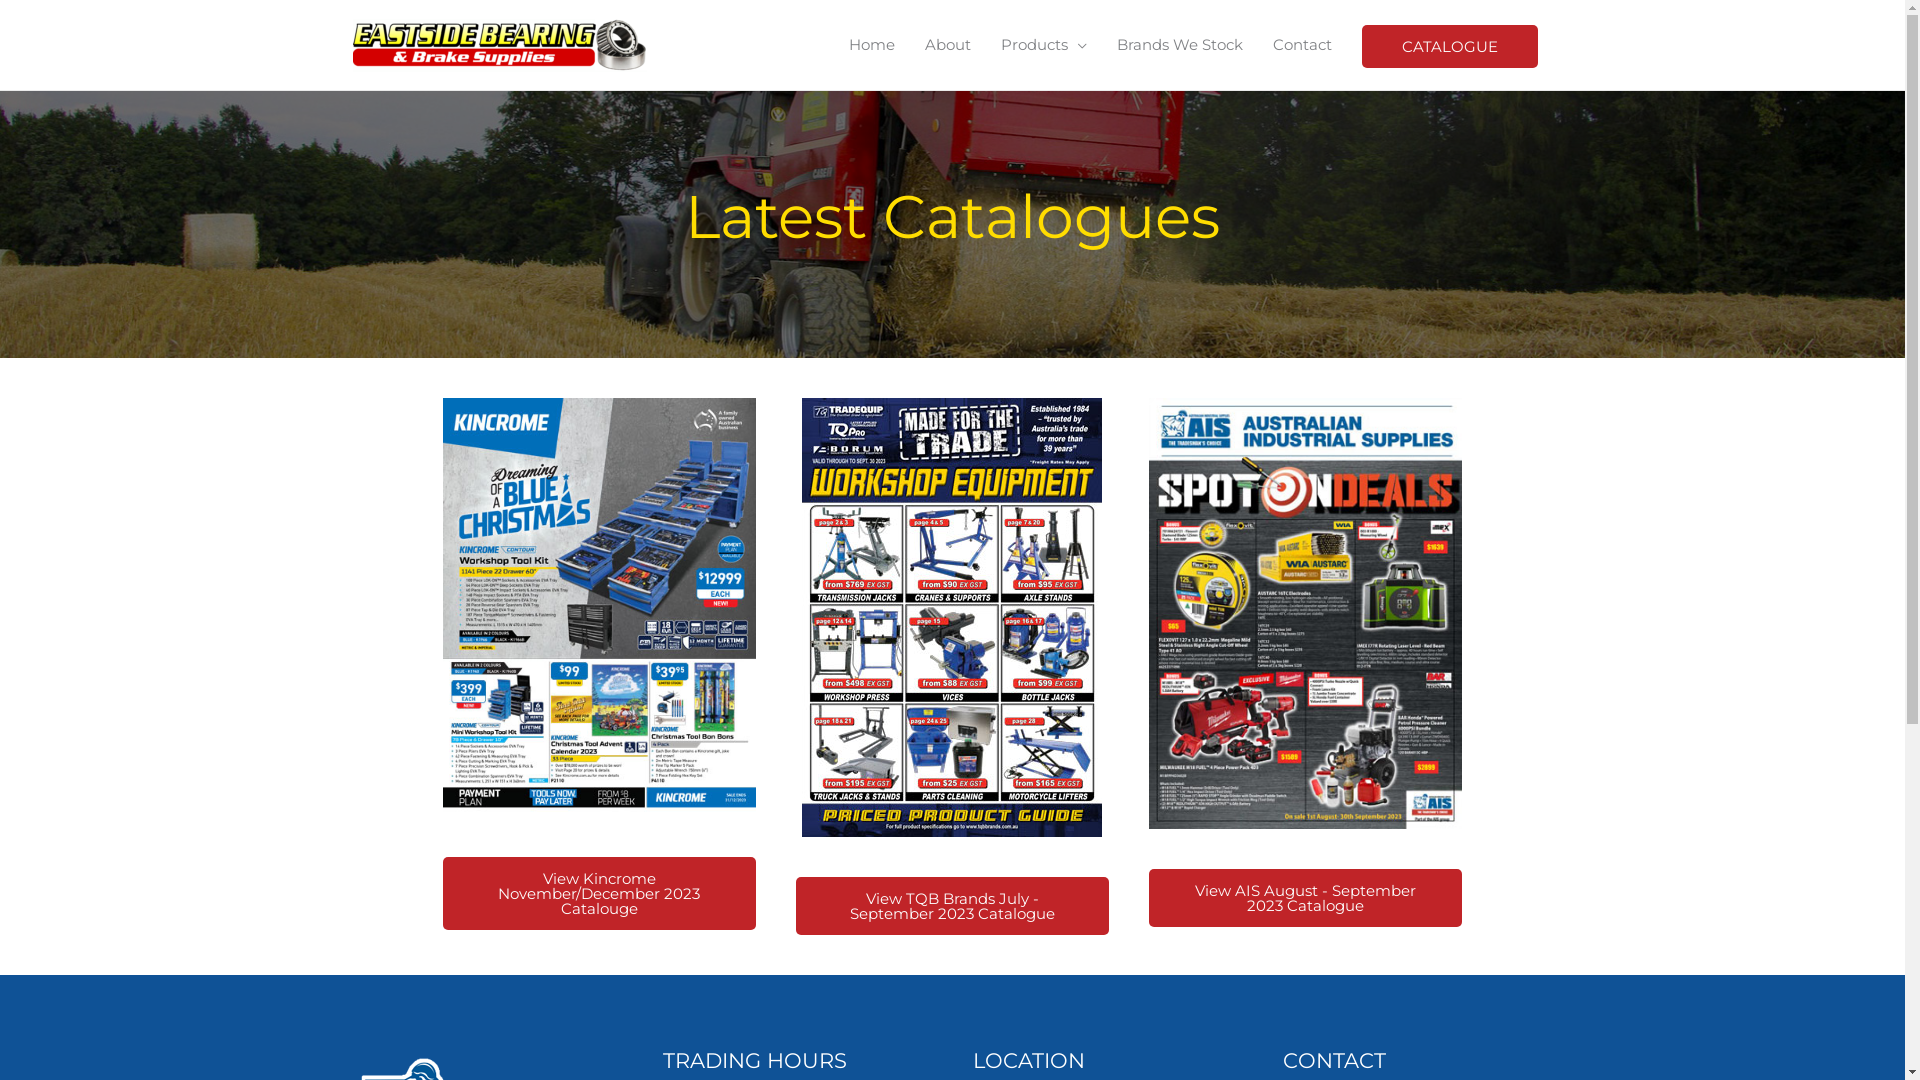  I want to click on 'About', so click(909, 45).